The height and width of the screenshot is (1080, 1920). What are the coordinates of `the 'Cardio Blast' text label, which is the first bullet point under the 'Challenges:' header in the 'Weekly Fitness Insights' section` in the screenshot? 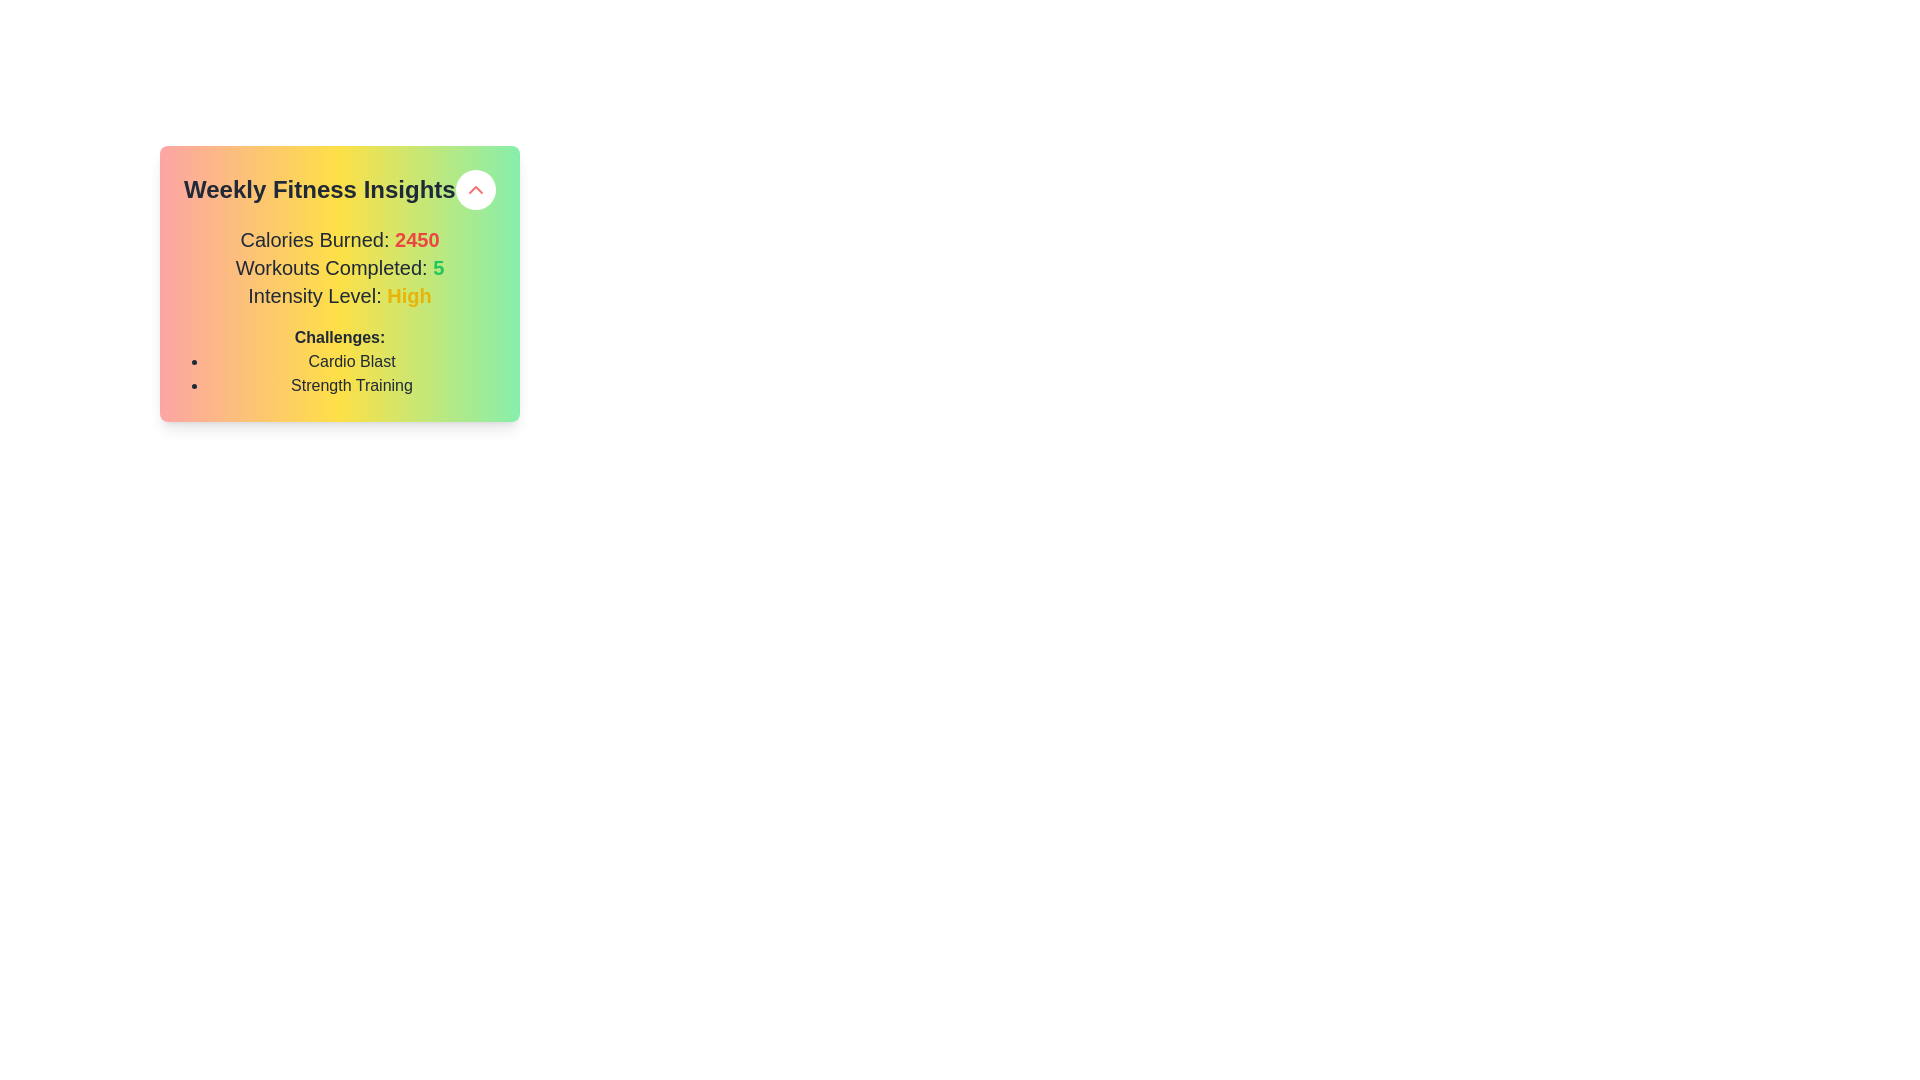 It's located at (351, 362).